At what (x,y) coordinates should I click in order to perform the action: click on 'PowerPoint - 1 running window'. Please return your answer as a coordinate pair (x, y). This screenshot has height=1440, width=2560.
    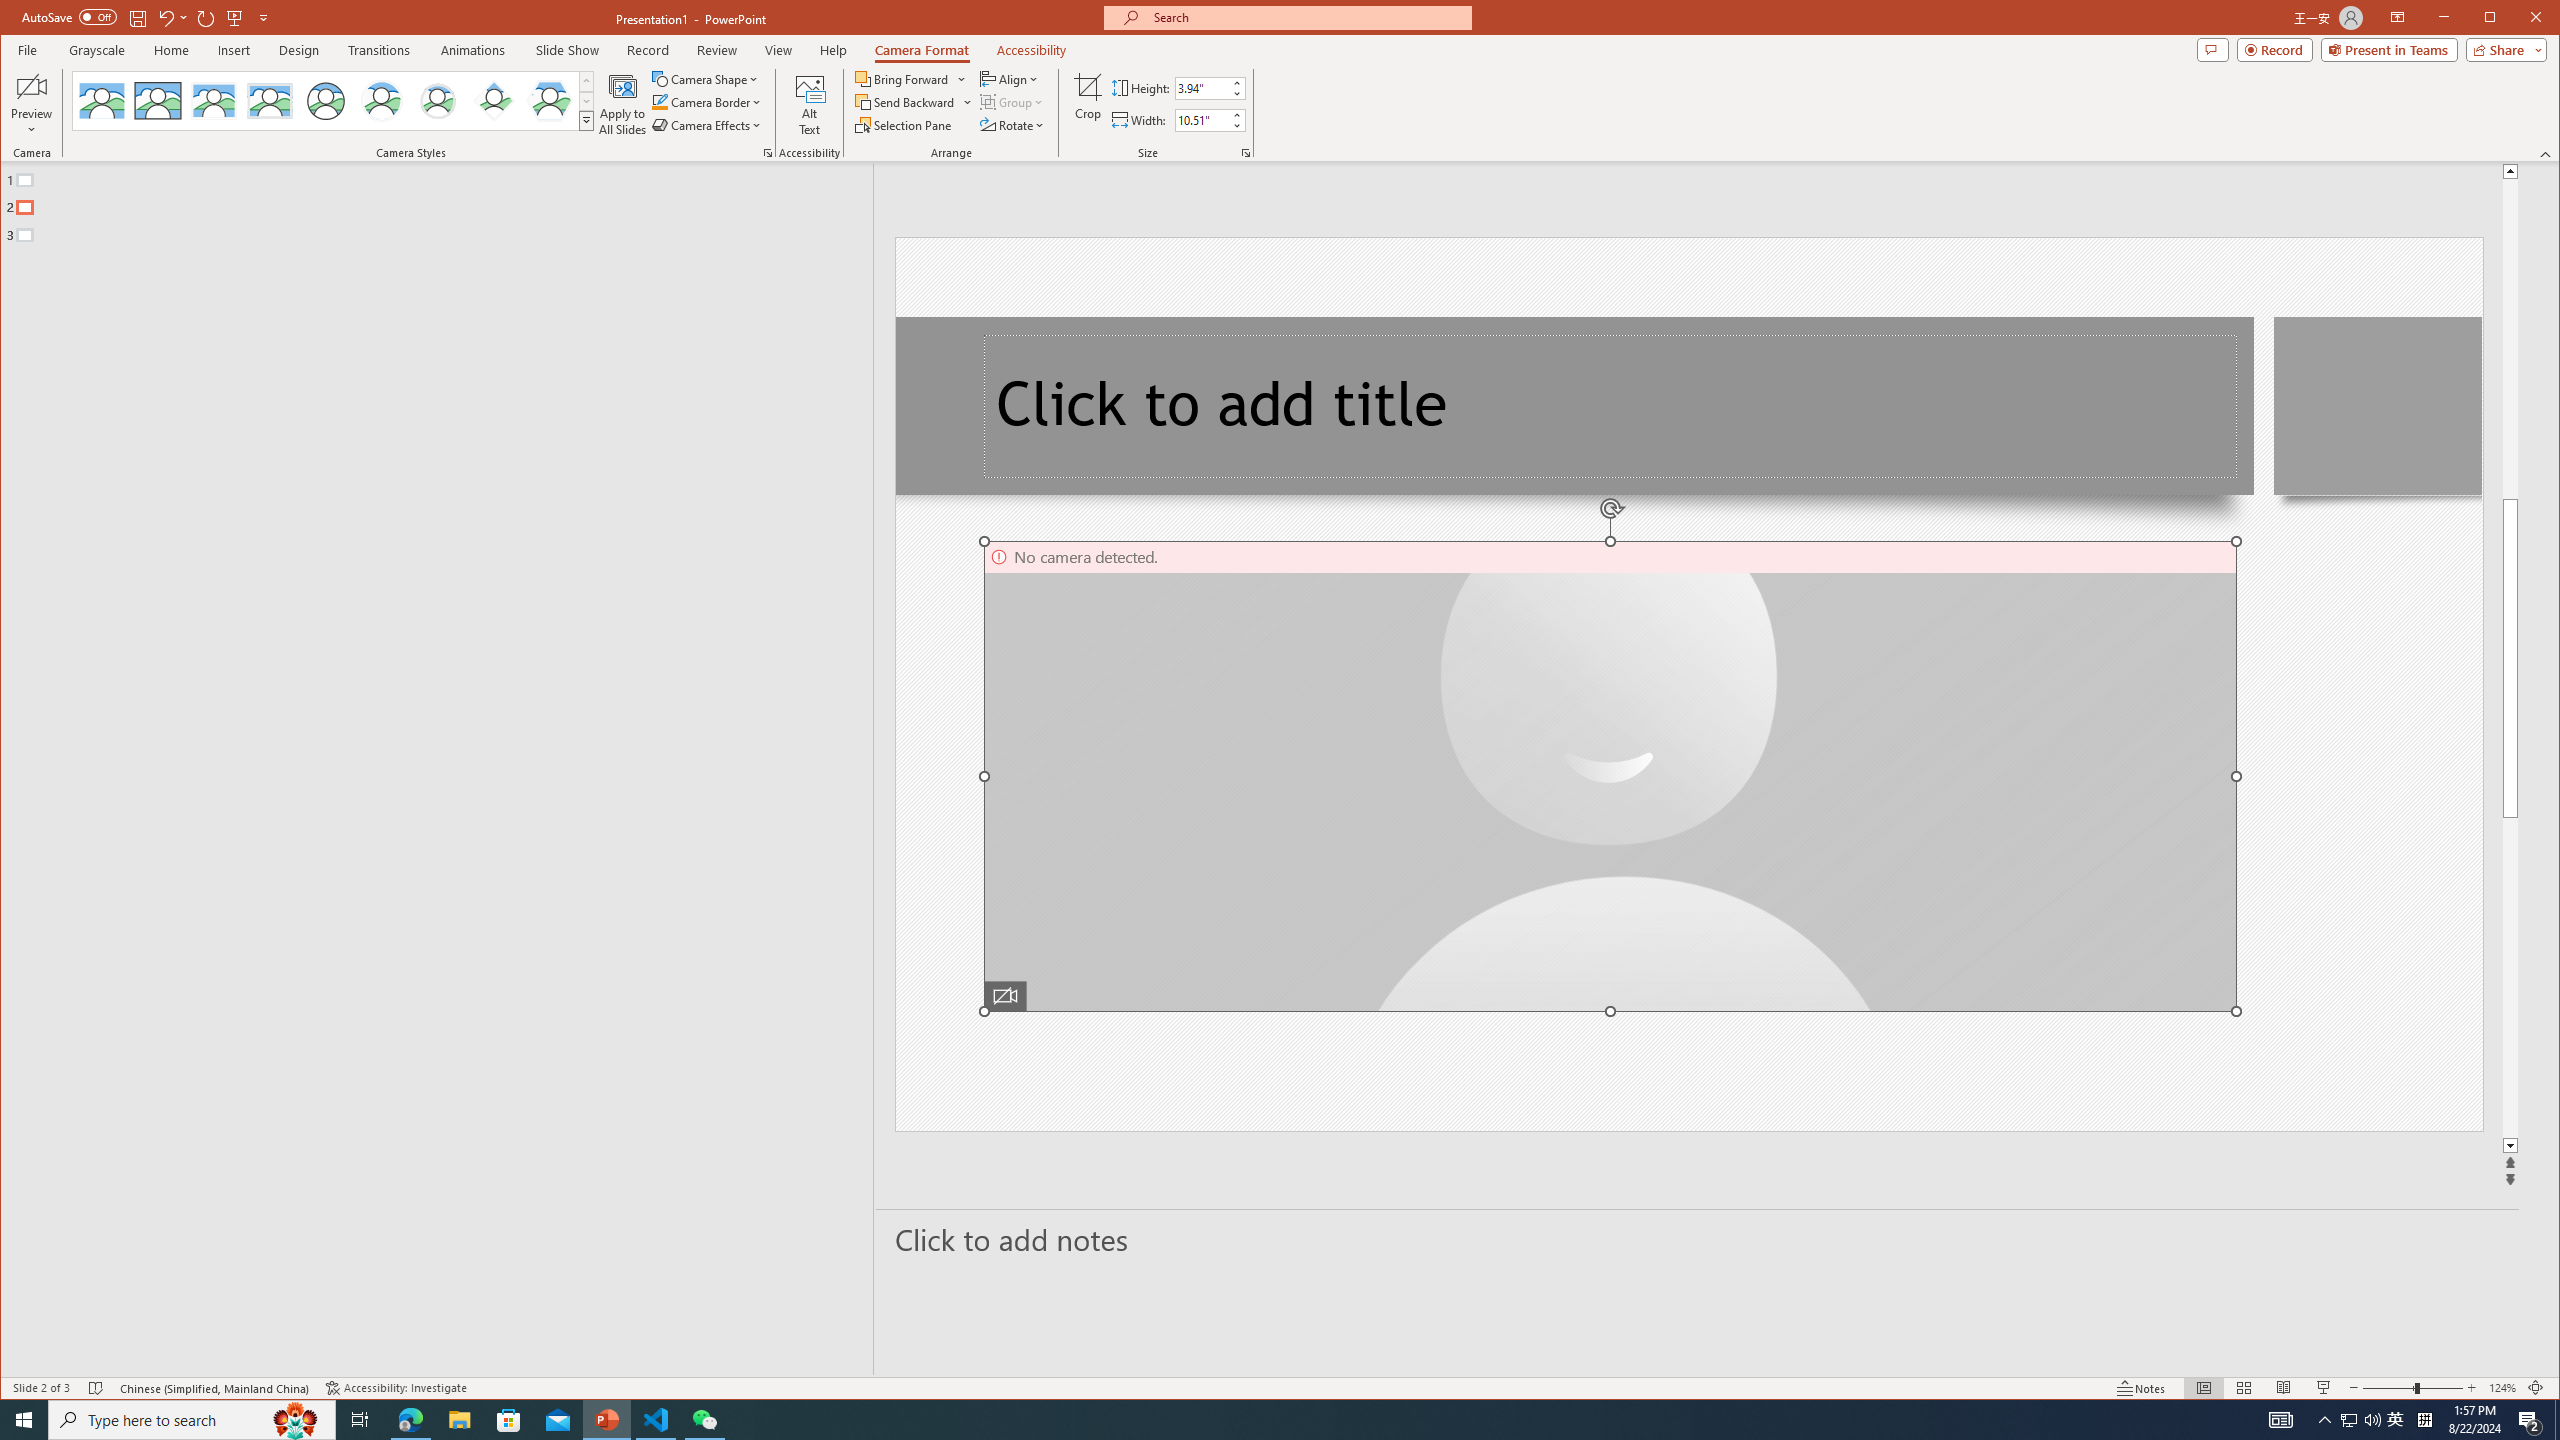
    Looking at the image, I should click on (607, 1418).